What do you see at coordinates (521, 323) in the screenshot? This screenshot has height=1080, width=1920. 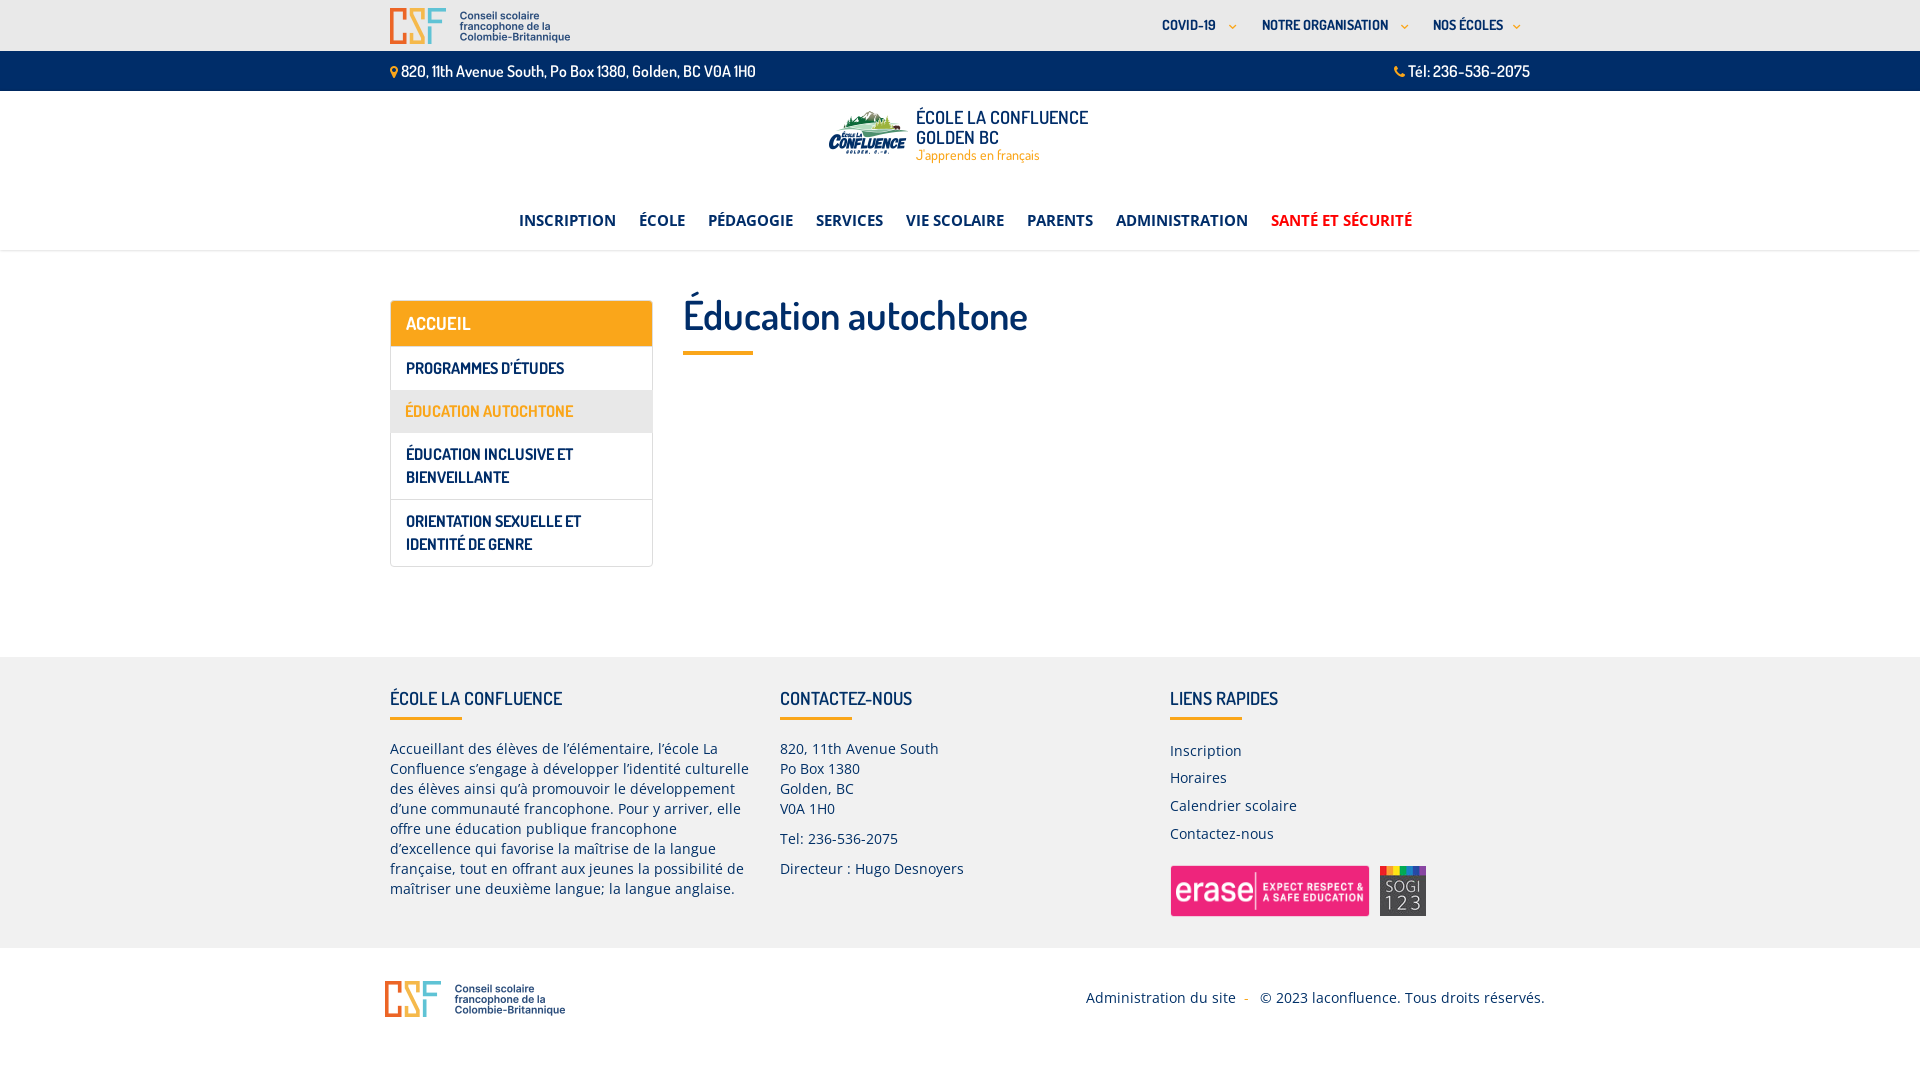 I see `'ACCUEIL'` at bounding box center [521, 323].